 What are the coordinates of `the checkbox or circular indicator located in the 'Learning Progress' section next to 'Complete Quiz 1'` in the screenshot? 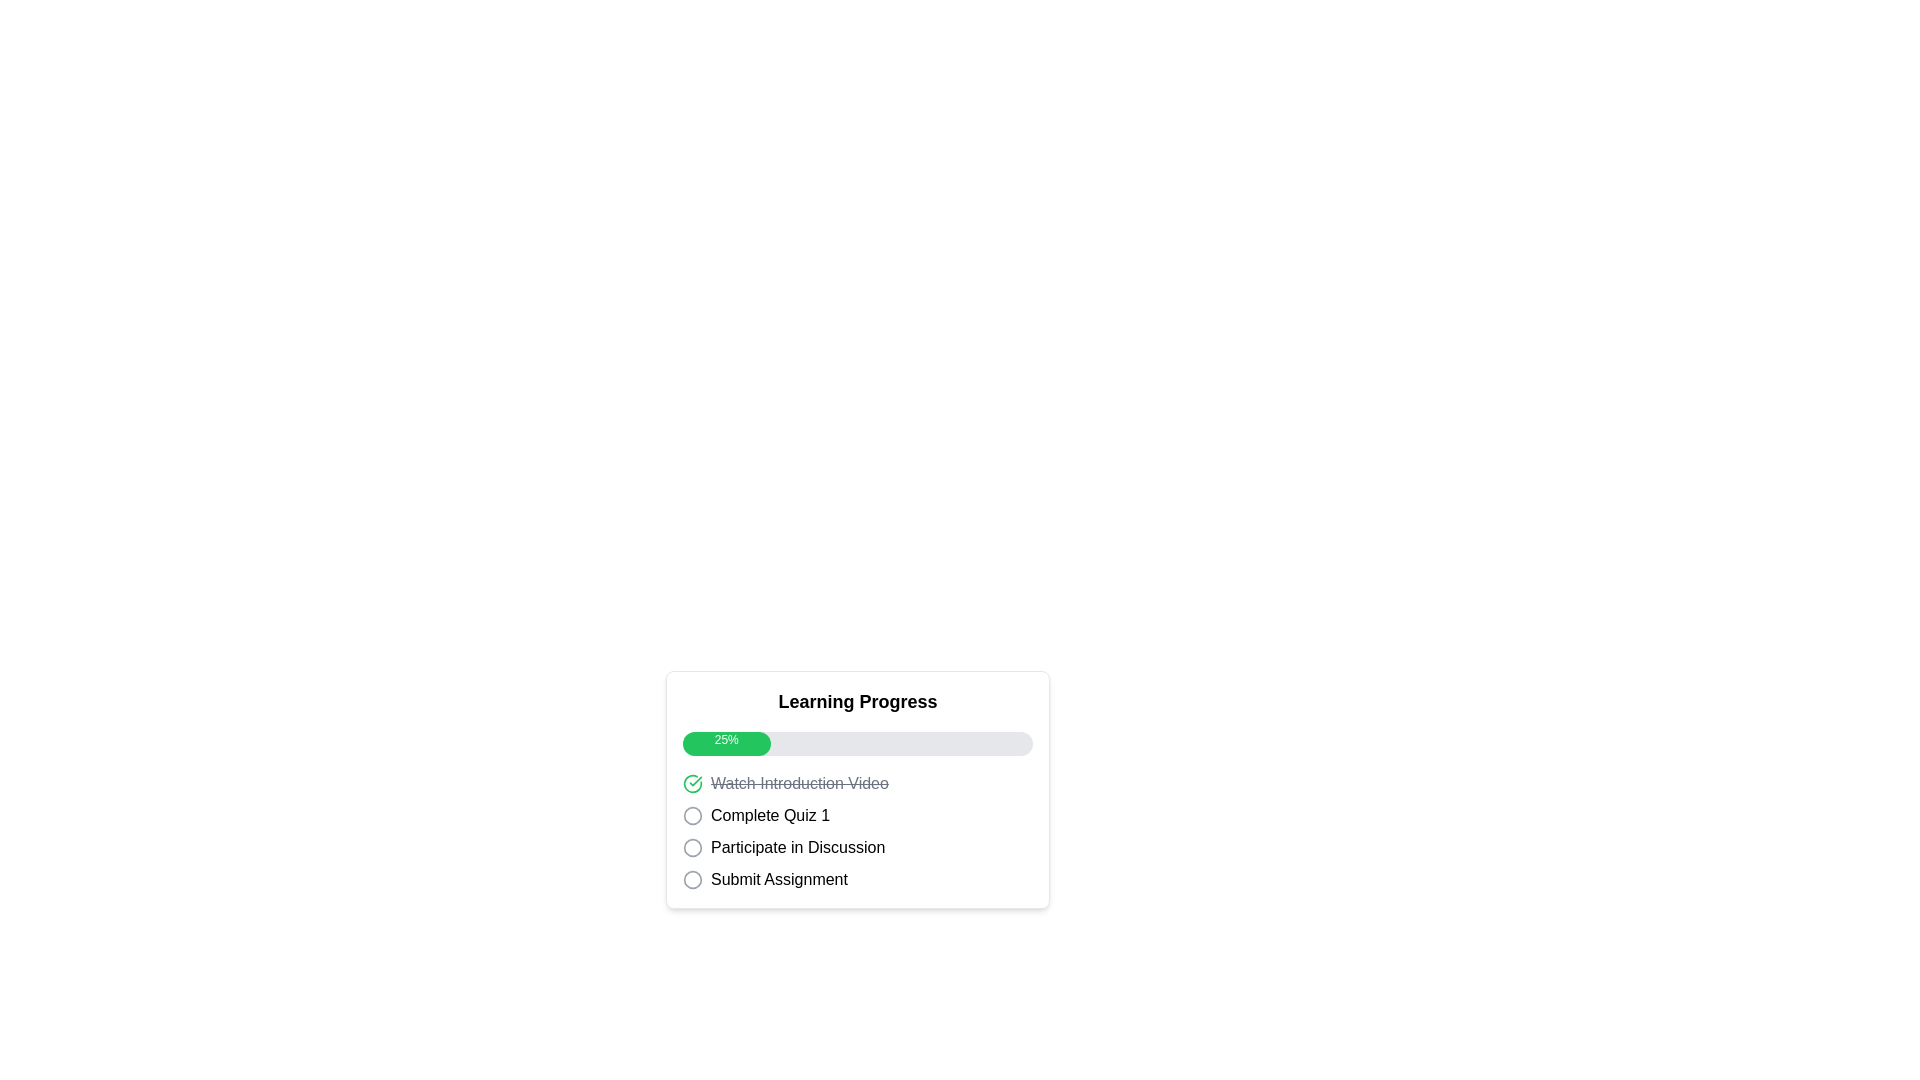 It's located at (692, 816).